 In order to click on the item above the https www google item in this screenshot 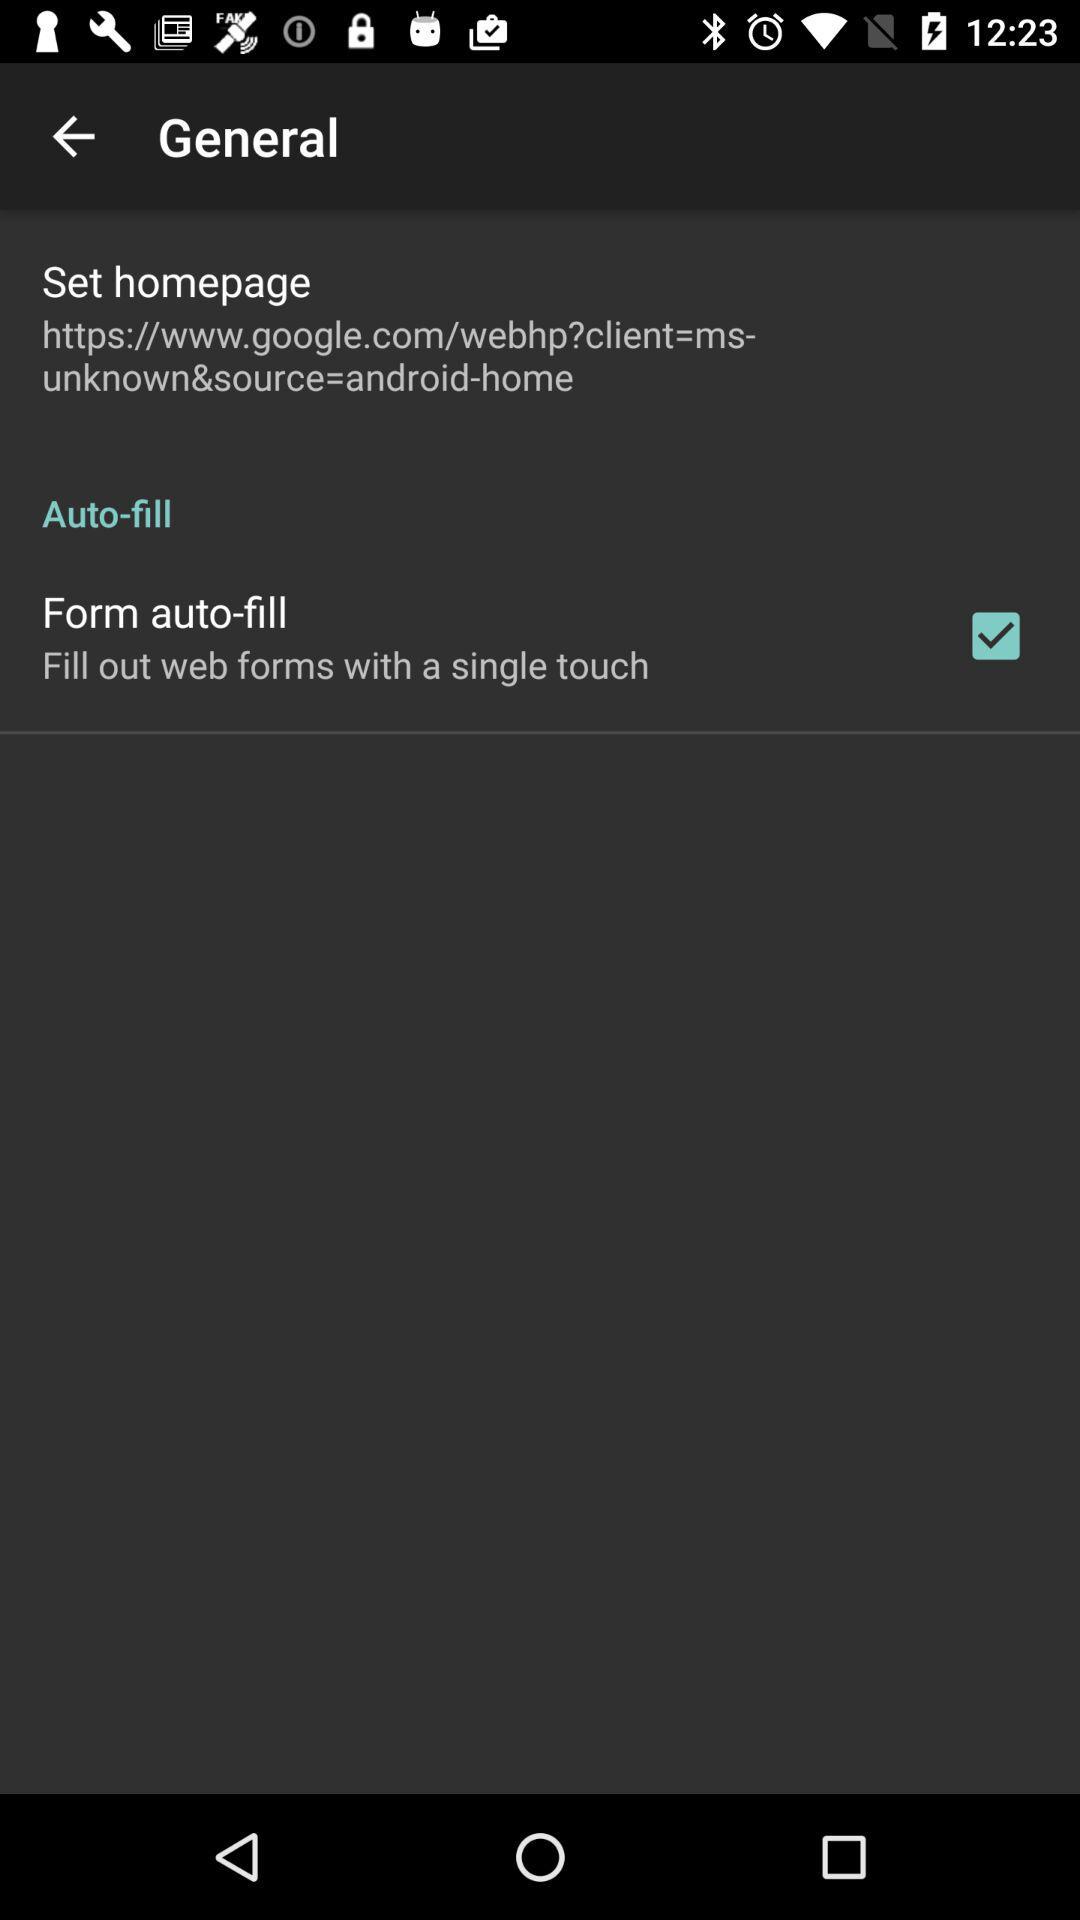, I will do `click(175, 279)`.